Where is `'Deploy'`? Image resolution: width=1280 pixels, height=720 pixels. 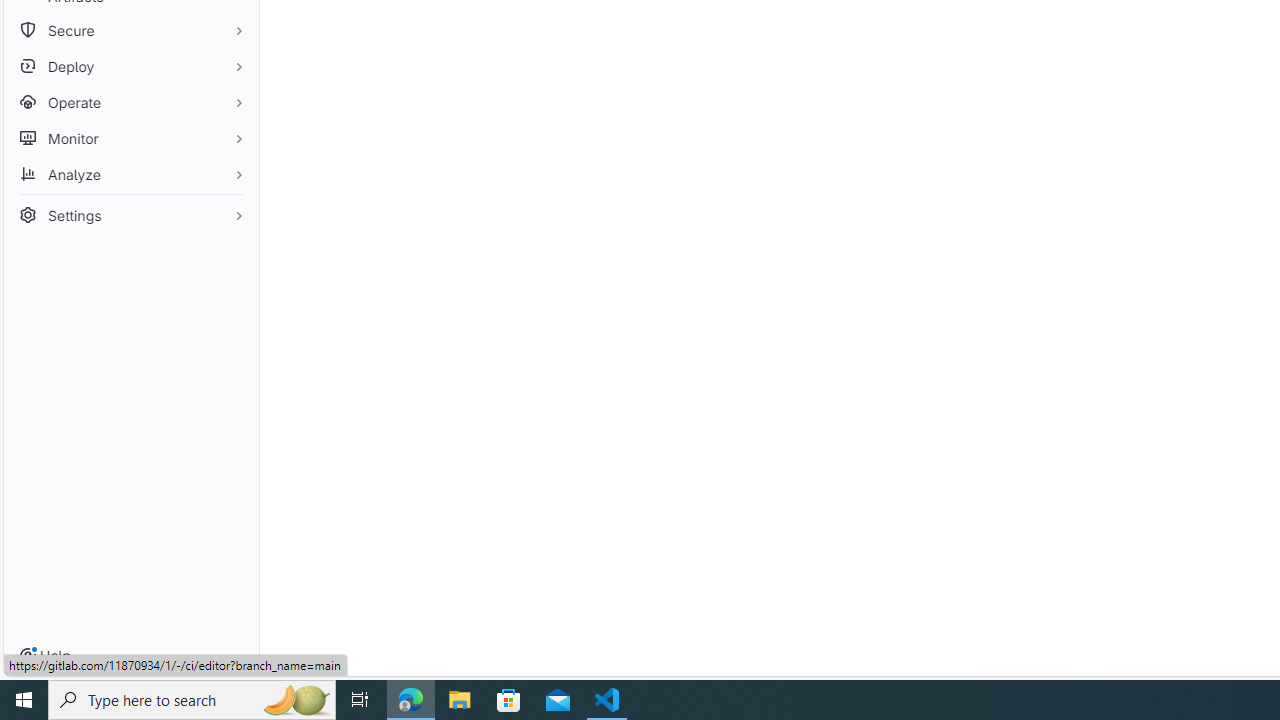 'Deploy' is located at coordinates (130, 65).